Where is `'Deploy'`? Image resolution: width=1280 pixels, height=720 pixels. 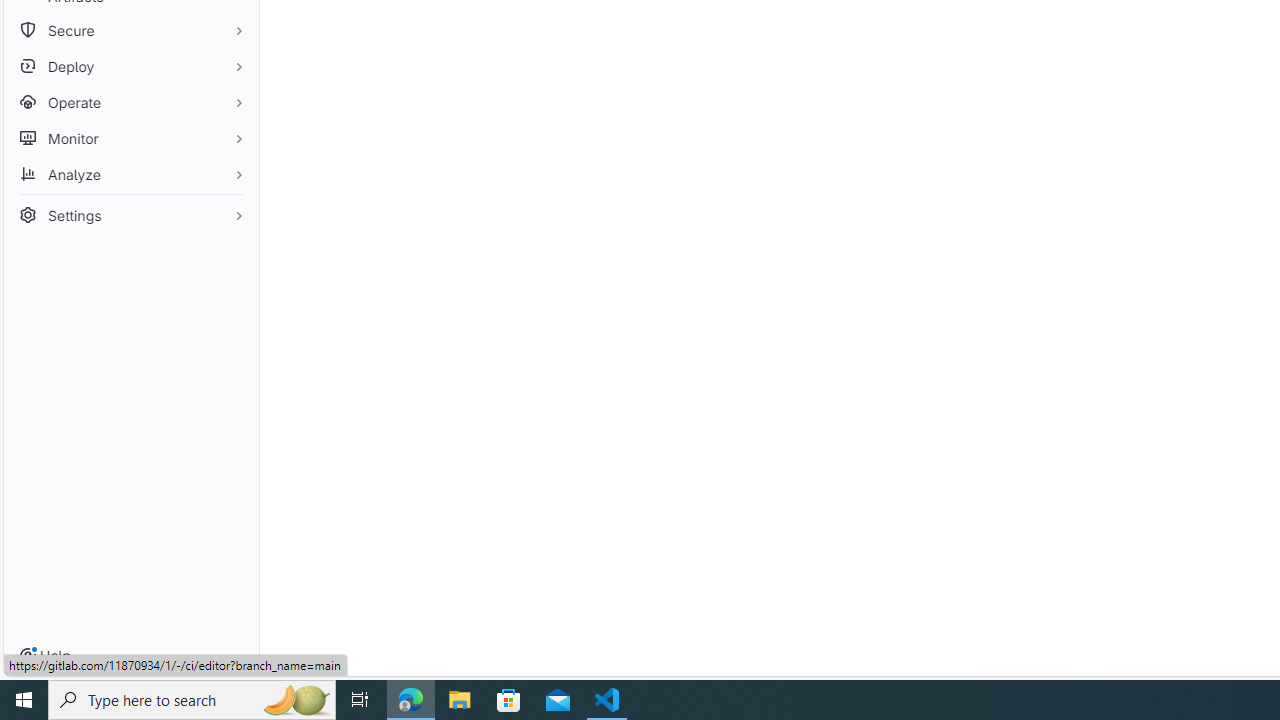 'Deploy' is located at coordinates (130, 65).